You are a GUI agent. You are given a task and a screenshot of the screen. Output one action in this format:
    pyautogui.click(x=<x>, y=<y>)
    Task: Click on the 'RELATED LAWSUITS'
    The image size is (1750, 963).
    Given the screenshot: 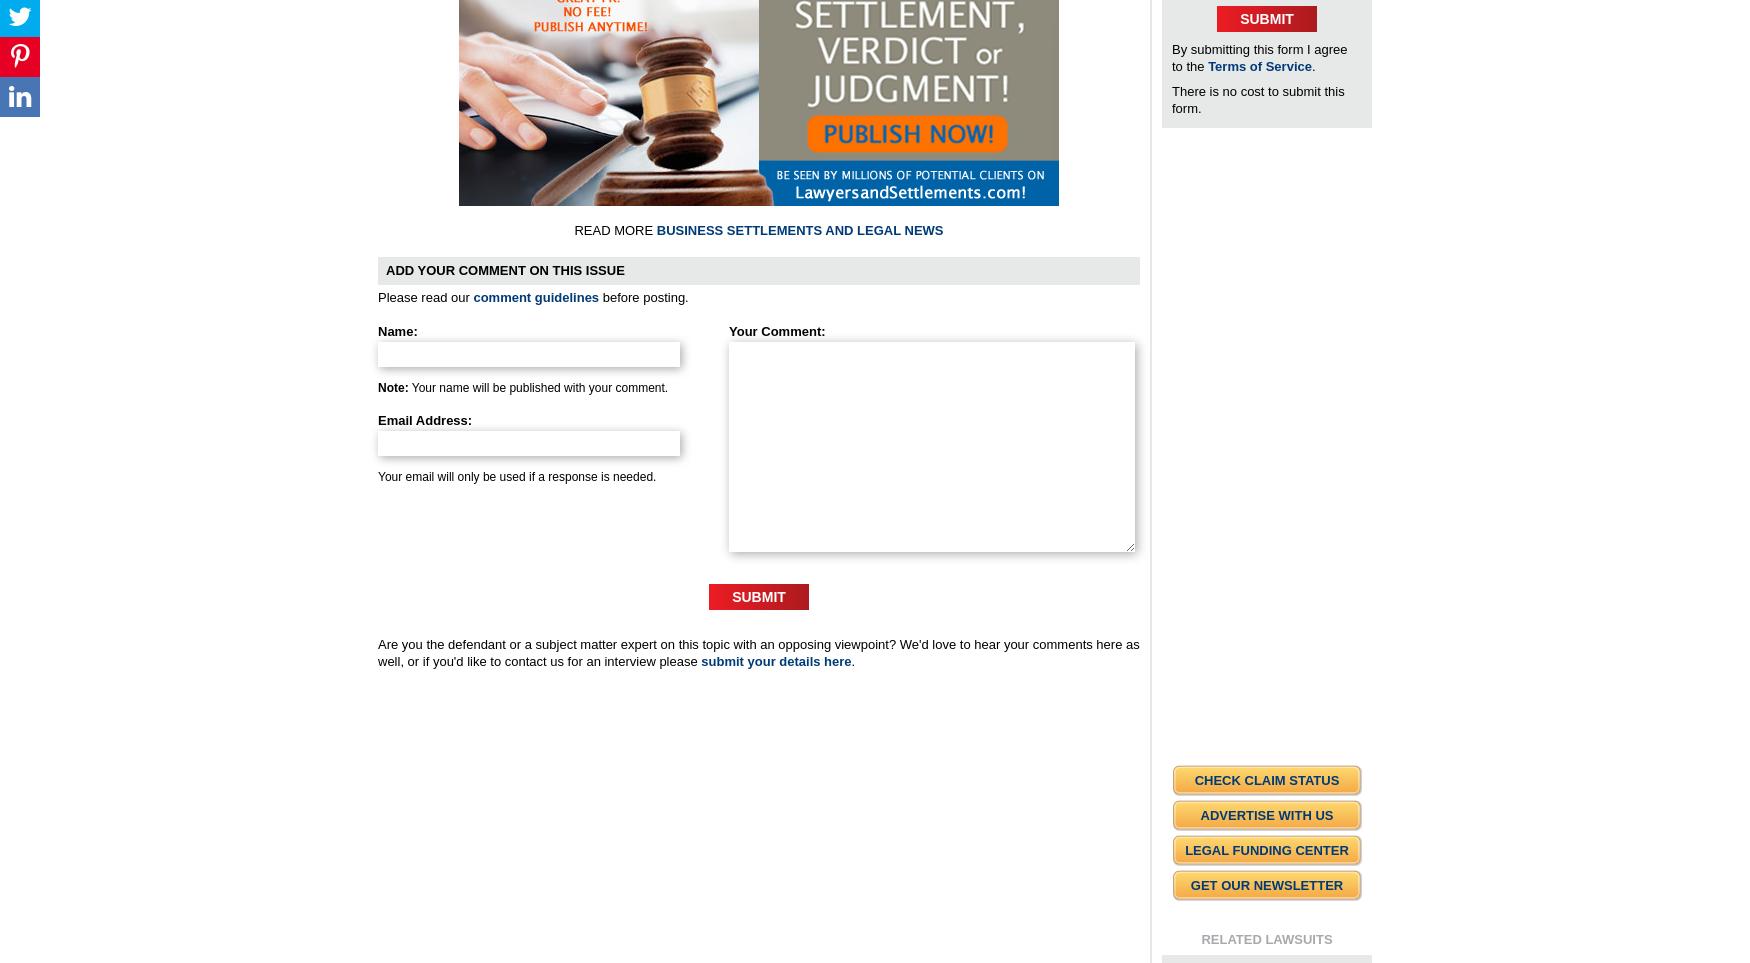 What is the action you would take?
    pyautogui.click(x=1265, y=939)
    